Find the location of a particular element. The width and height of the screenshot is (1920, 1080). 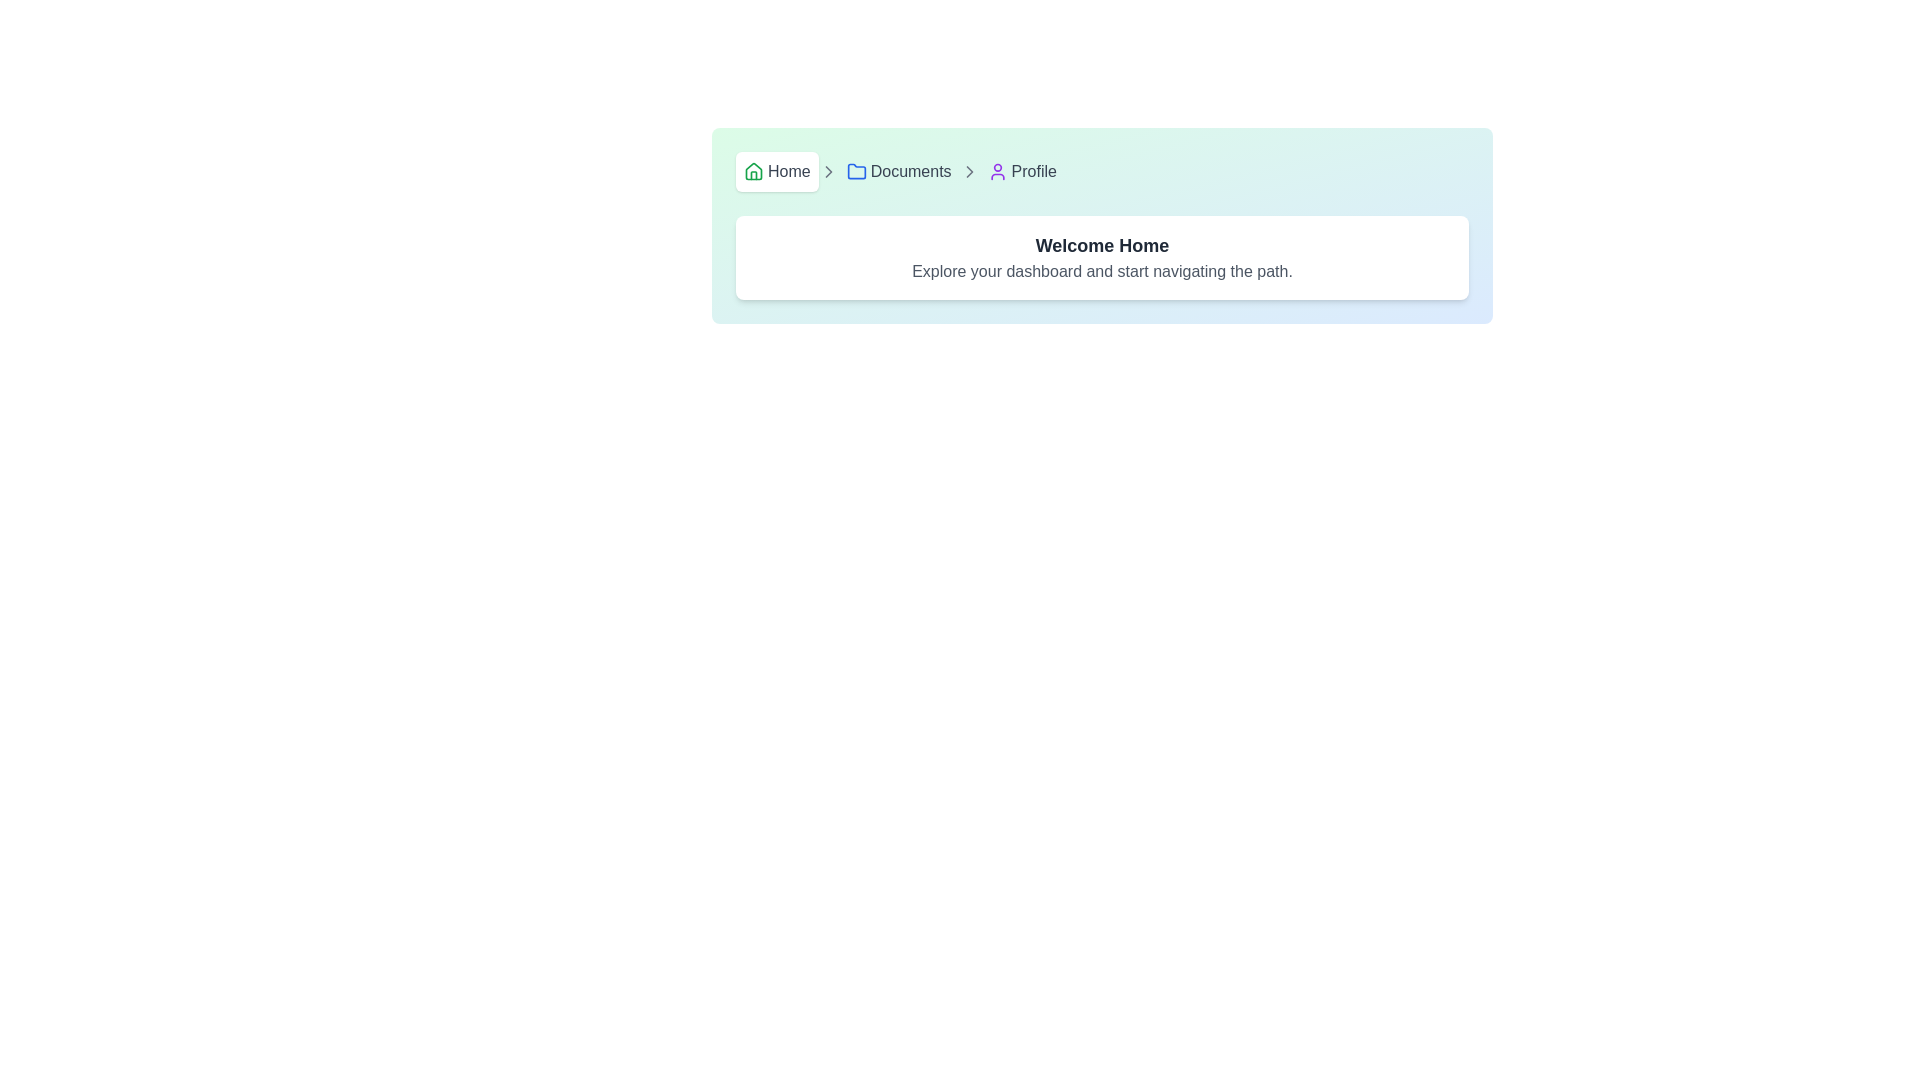

the folder icon in the breadcrumb navigation bar that represents the 'Documents' section, located next to the 'Documents' text label is located at coordinates (856, 171).